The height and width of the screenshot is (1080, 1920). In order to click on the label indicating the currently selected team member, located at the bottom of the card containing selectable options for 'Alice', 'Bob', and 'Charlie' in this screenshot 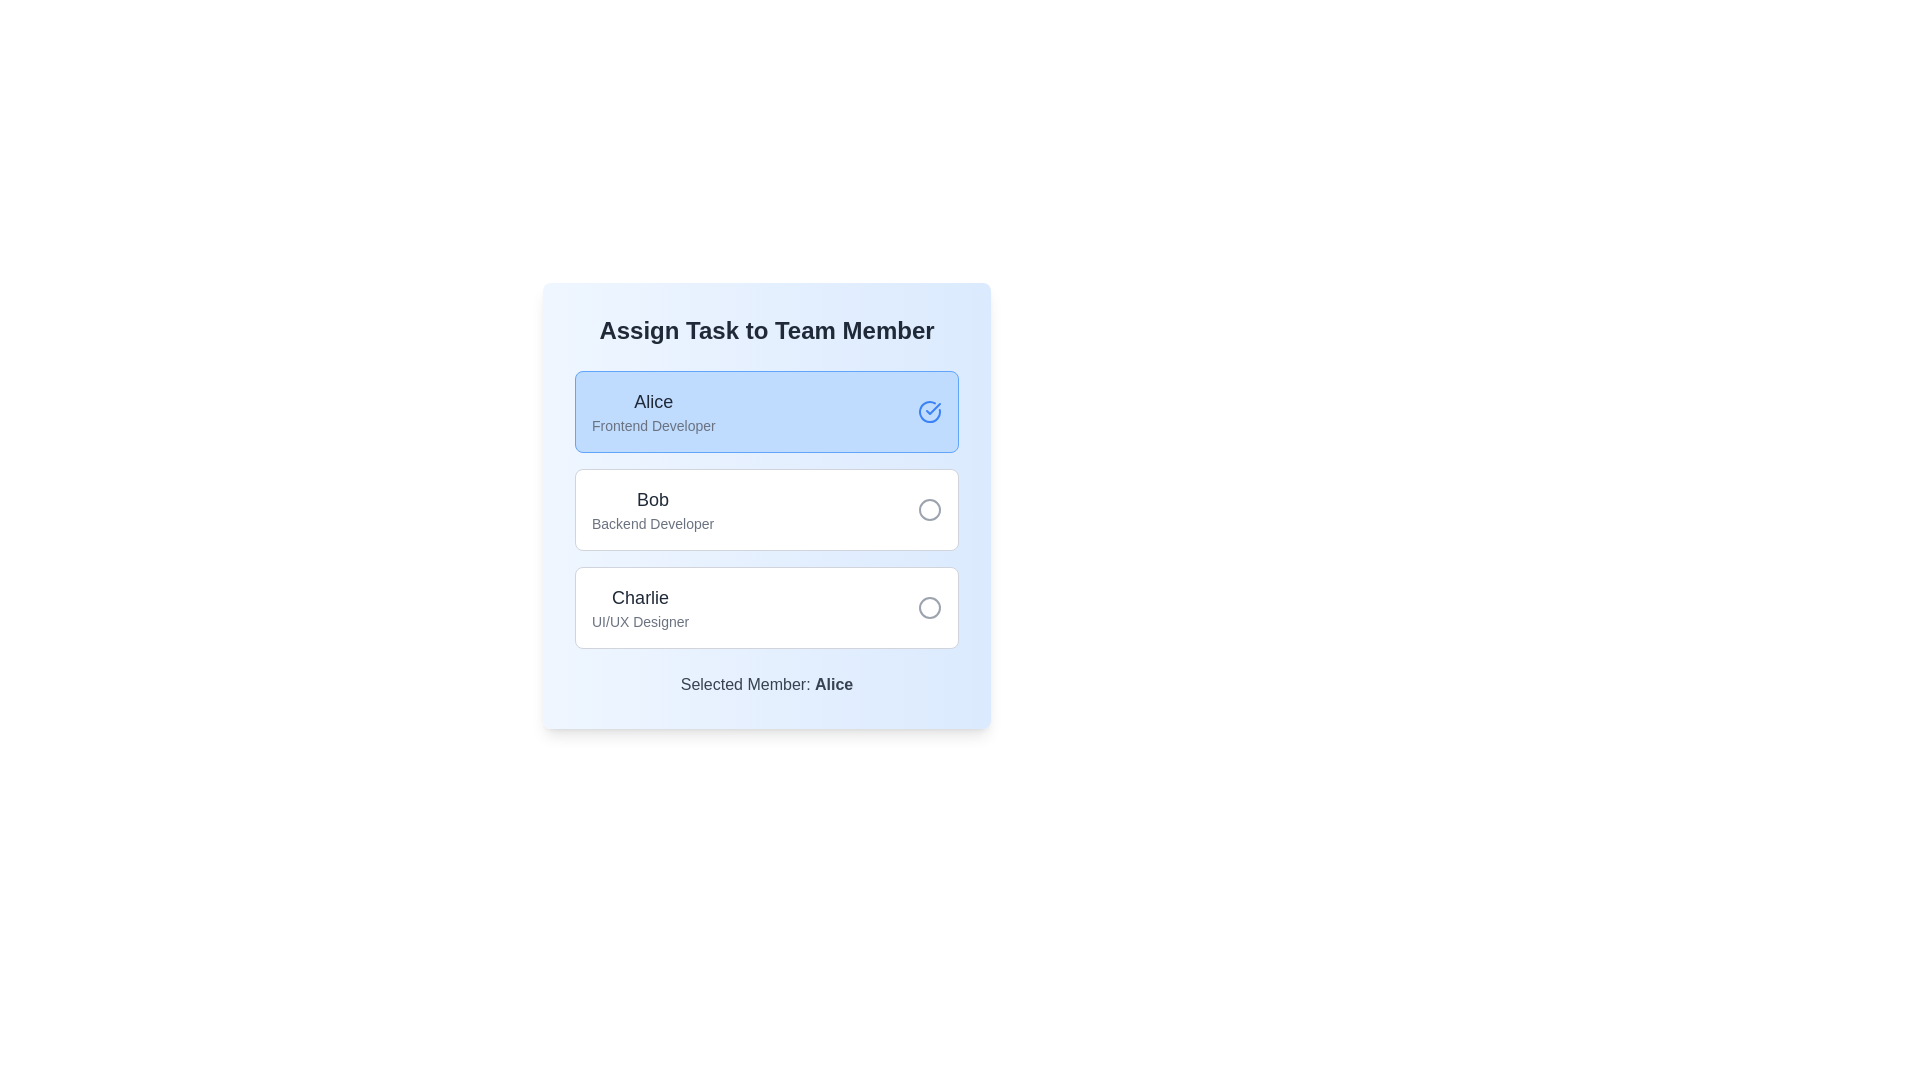, I will do `click(766, 684)`.